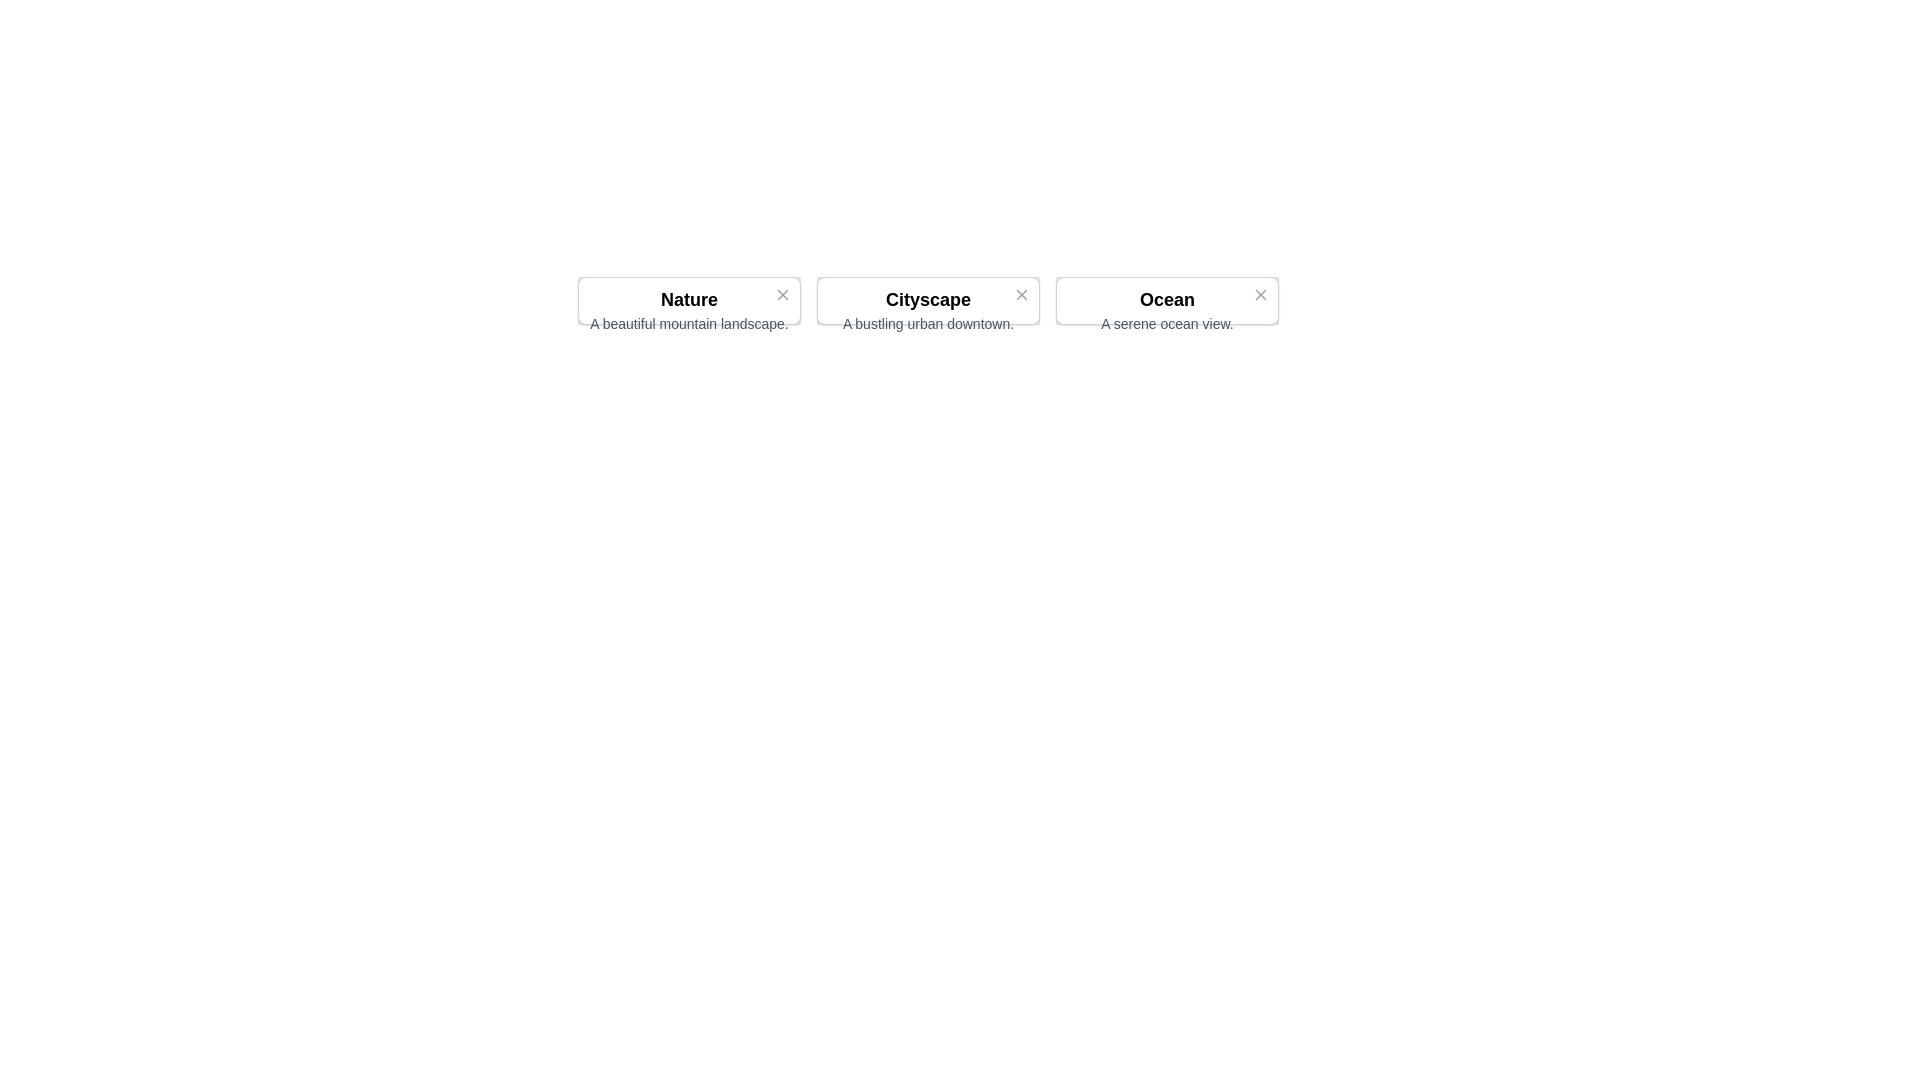  Describe the element at coordinates (1022, 298) in the screenshot. I see `the gray 'X' icon button located at the top-right corner of the 'Cityscape' card` at that location.